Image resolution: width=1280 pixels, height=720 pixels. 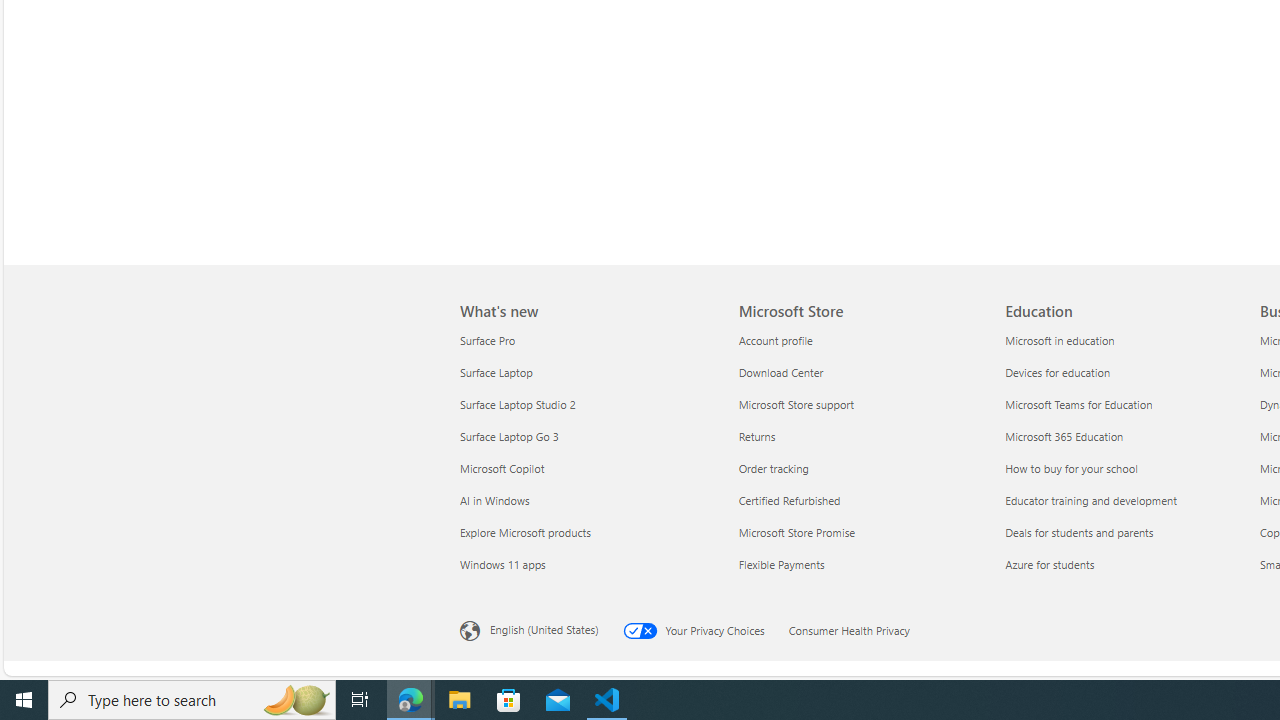 I want to click on 'Microsoft Store Promise', so click(x=860, y=531).